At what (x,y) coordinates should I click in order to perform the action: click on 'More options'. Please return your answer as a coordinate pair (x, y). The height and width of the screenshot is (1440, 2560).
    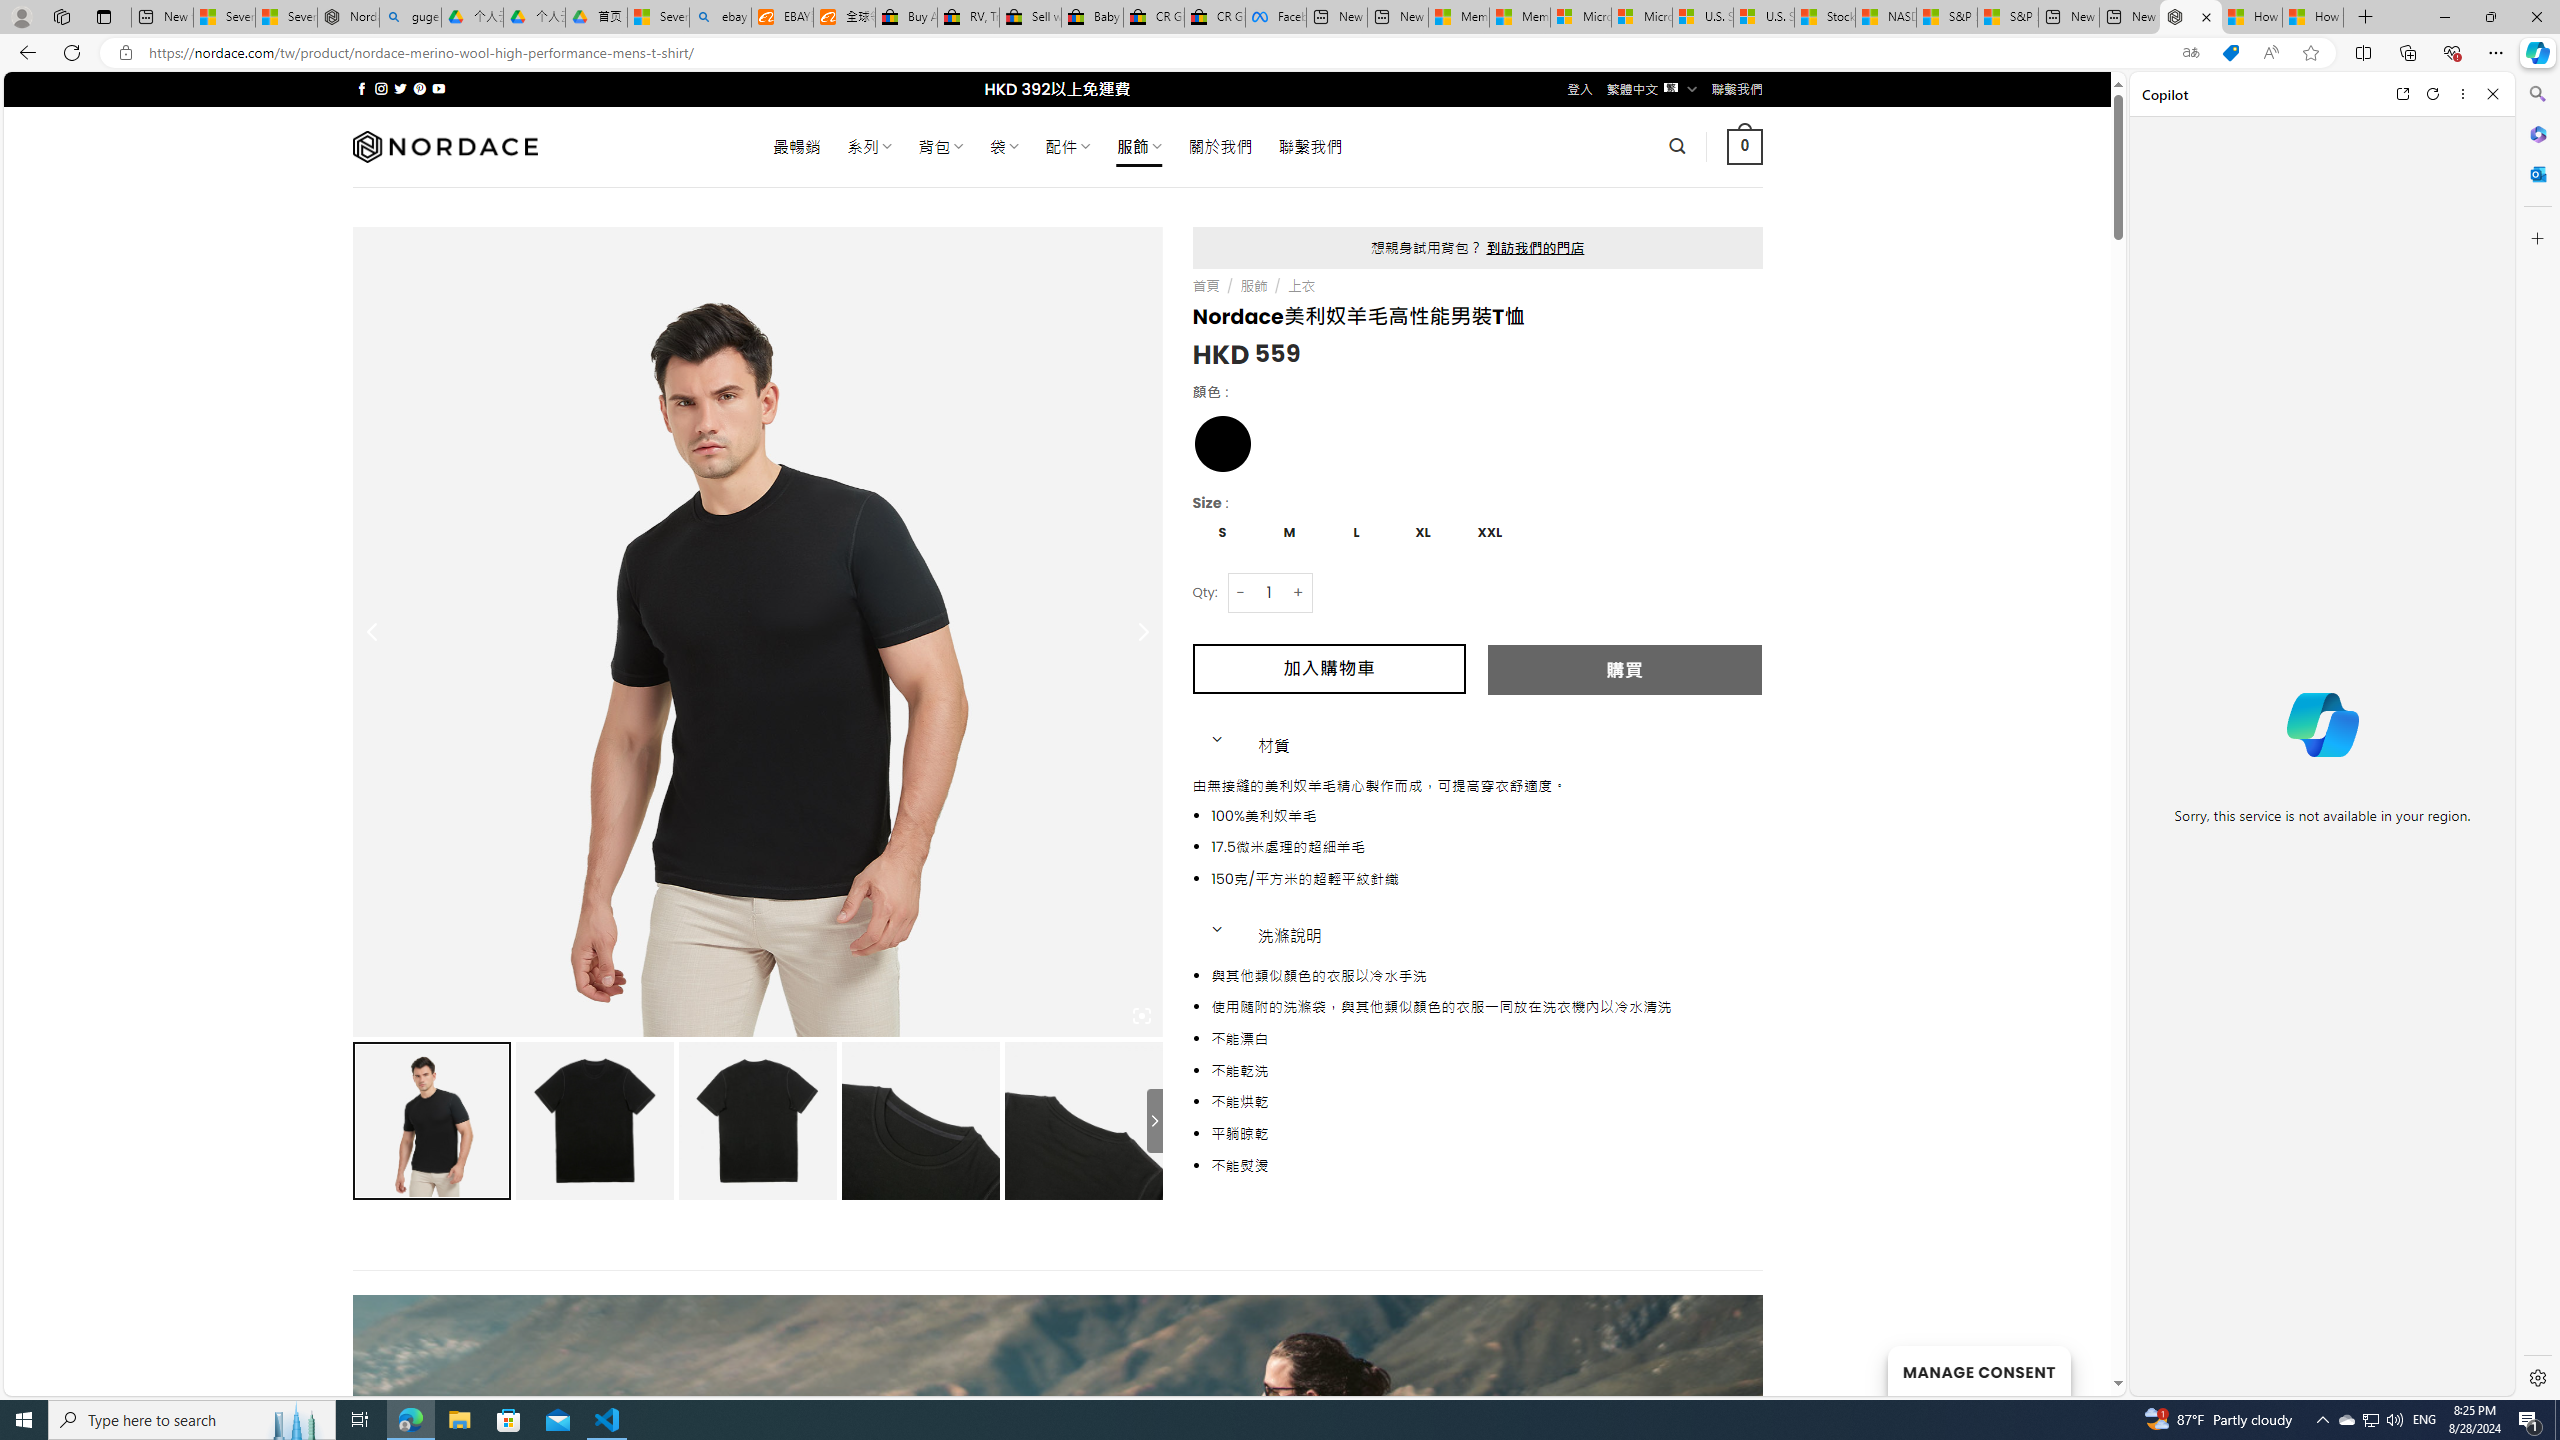
    Looking at the image, I should click on (2463, 93).